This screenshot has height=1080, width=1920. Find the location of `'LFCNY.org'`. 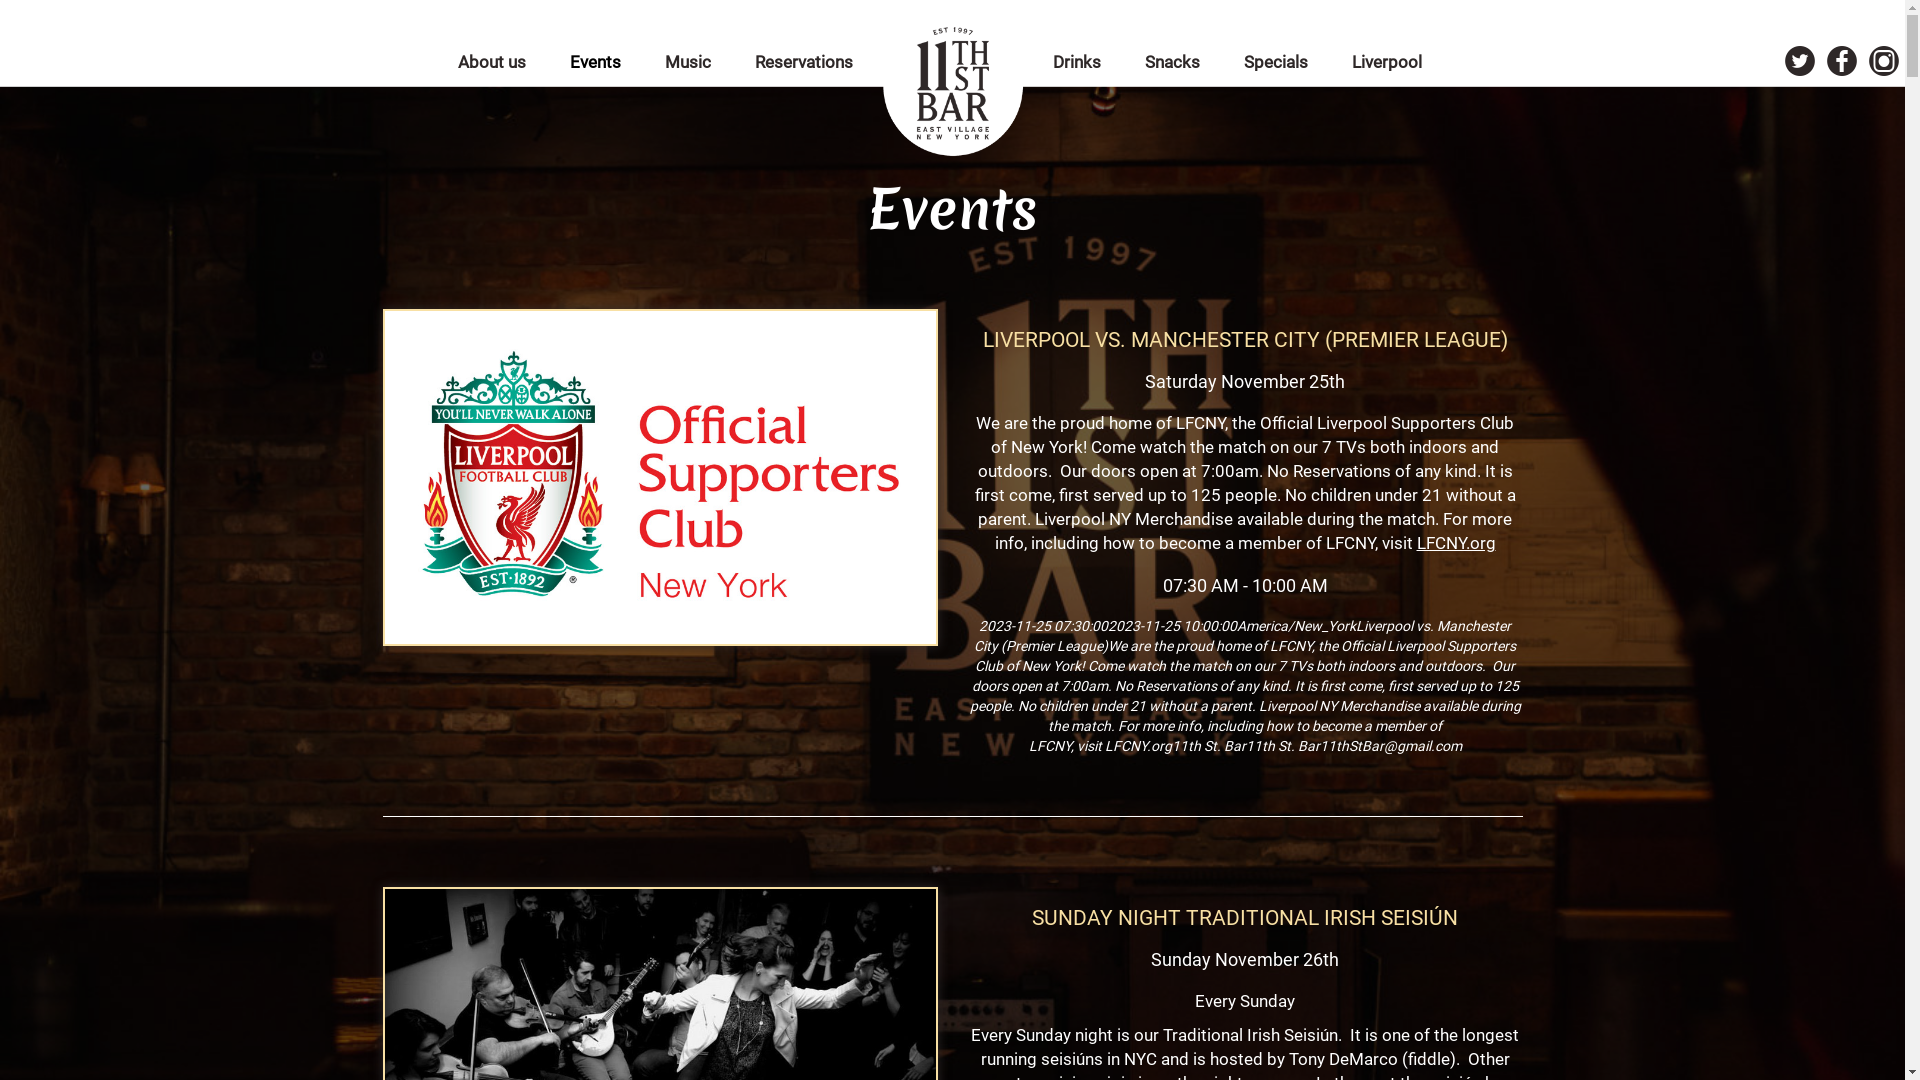

'LFCNY.org' is located at coordinates (1455, 543).